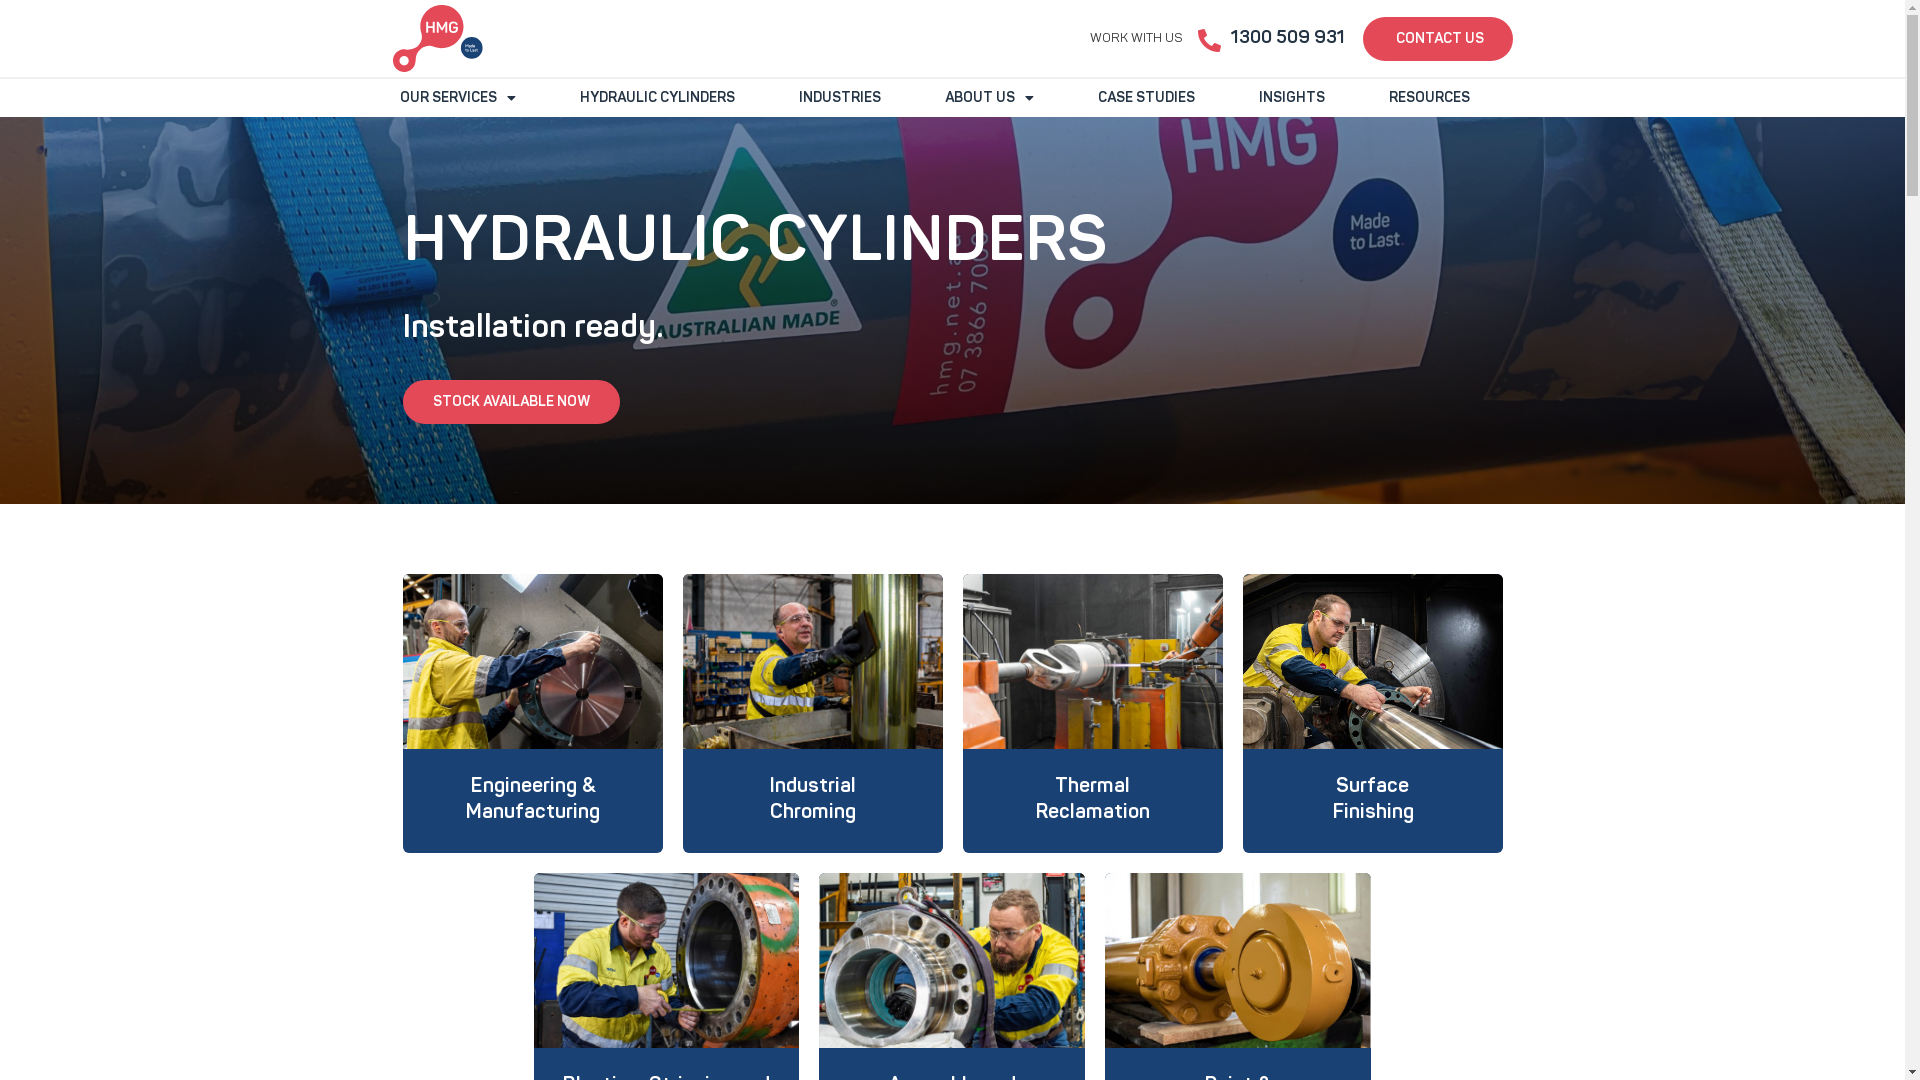  I want to click on 'WORK WITH US', so click(1136, 38).